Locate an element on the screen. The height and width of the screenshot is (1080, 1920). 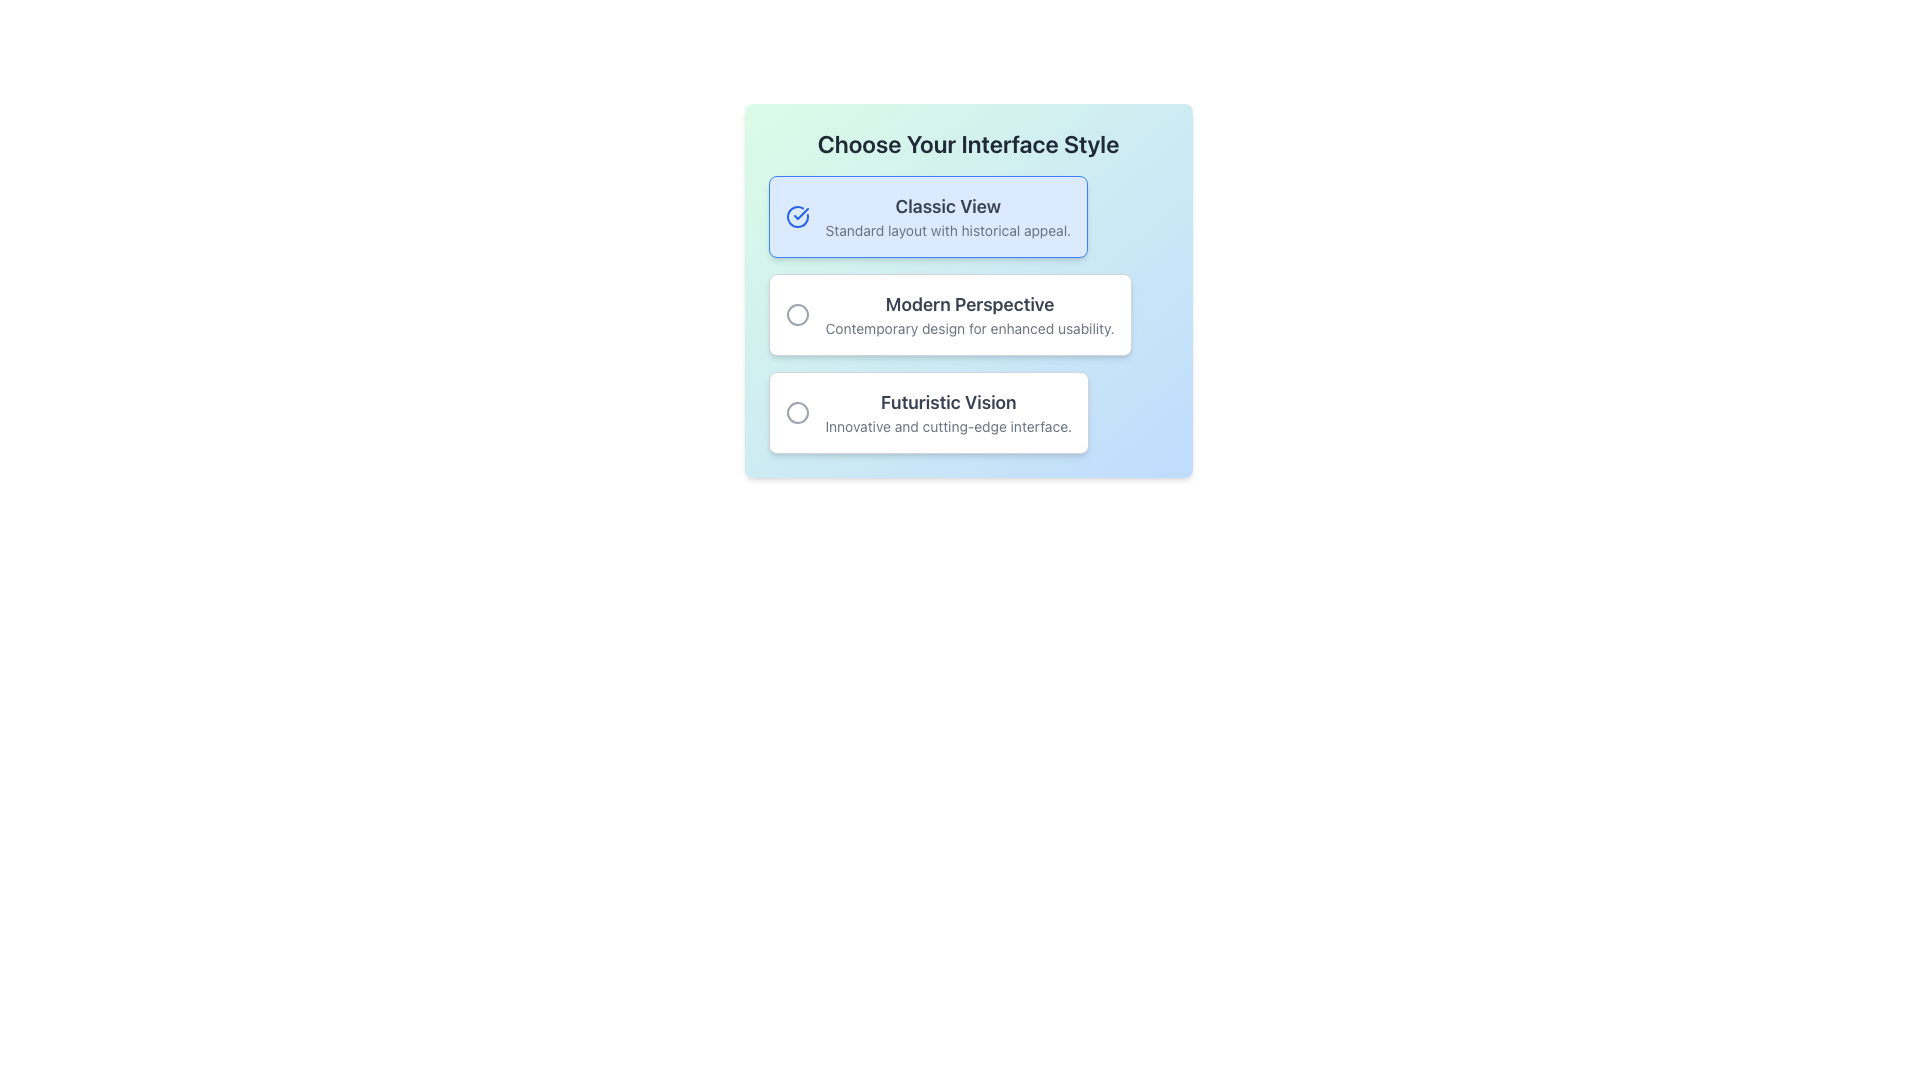
the radio button for the 'Futuristic Vision' option, which is the third option in a vertically stacked list of three choices is located at coordinates (796, 411).